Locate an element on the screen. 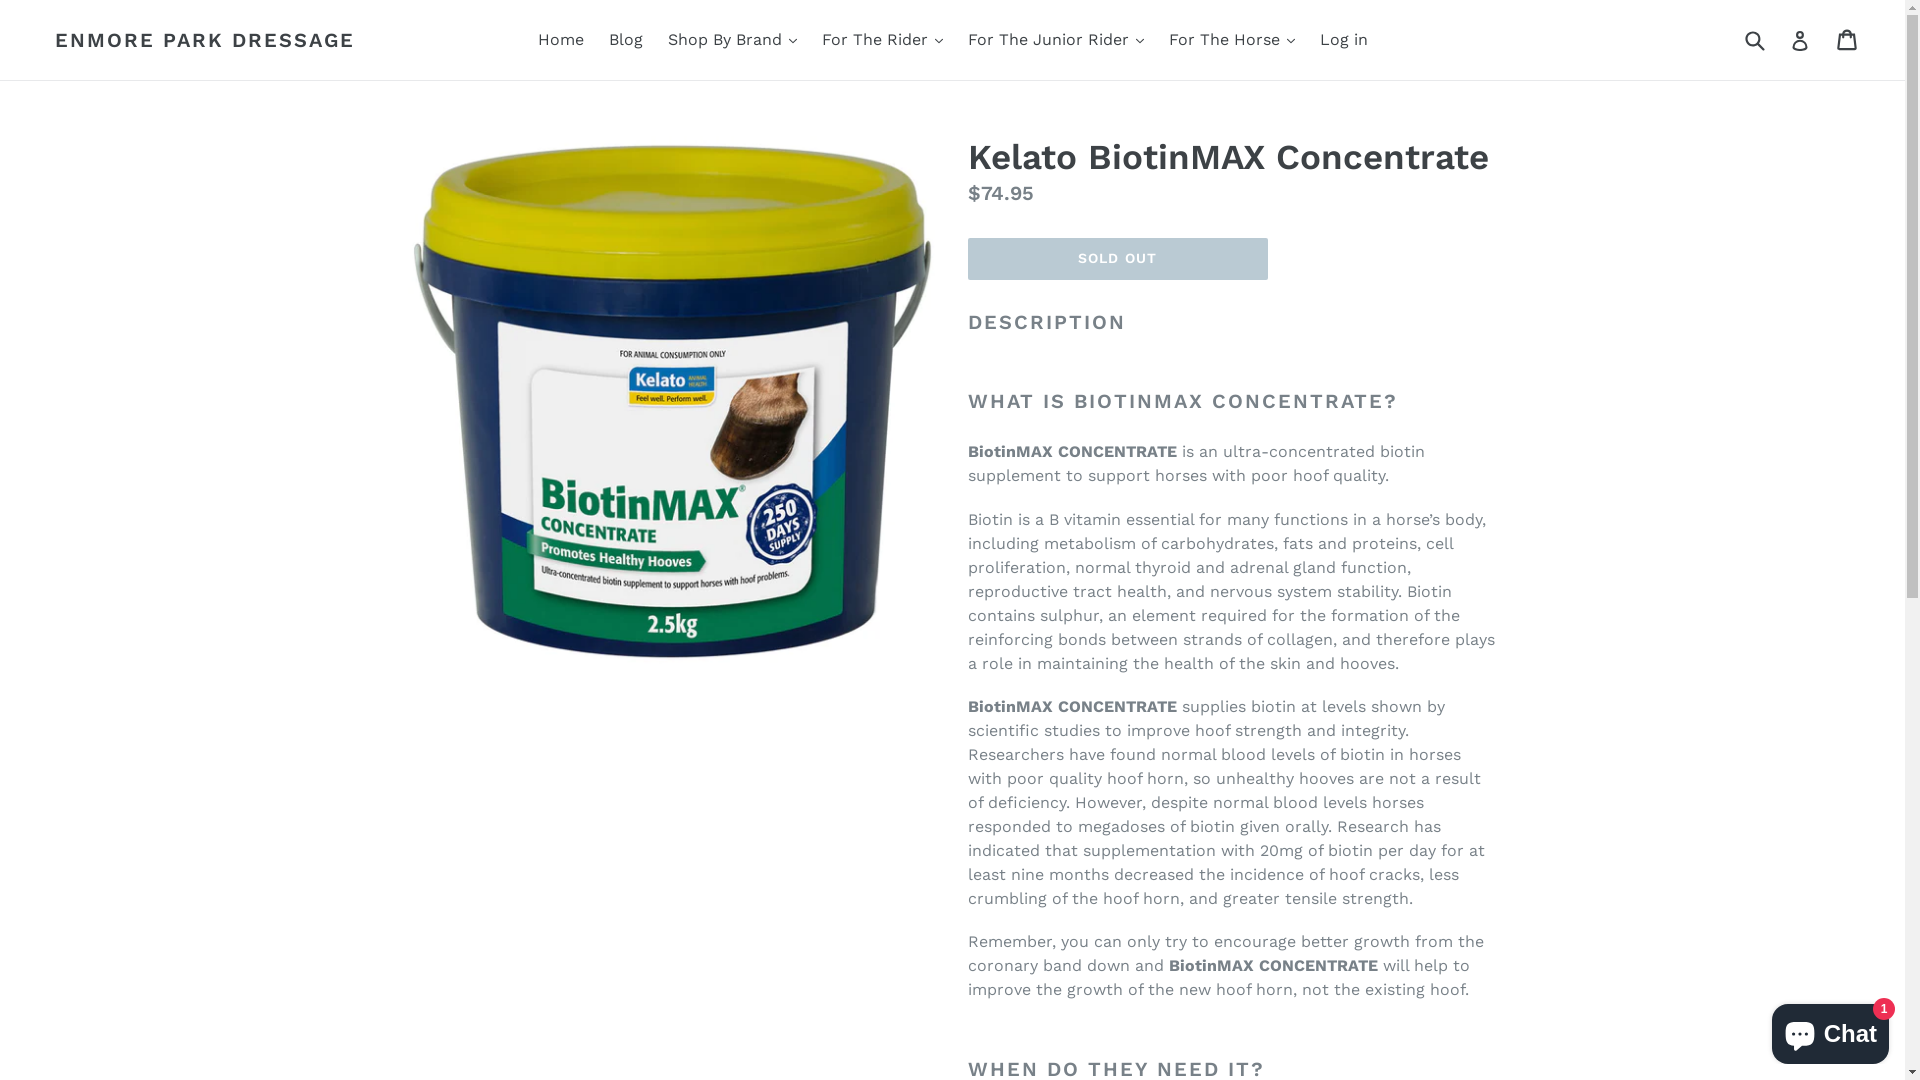 The height and width of the screenshot is (1080, 1920). 'SOLD OUT' is located at coordinates (1117, 257).